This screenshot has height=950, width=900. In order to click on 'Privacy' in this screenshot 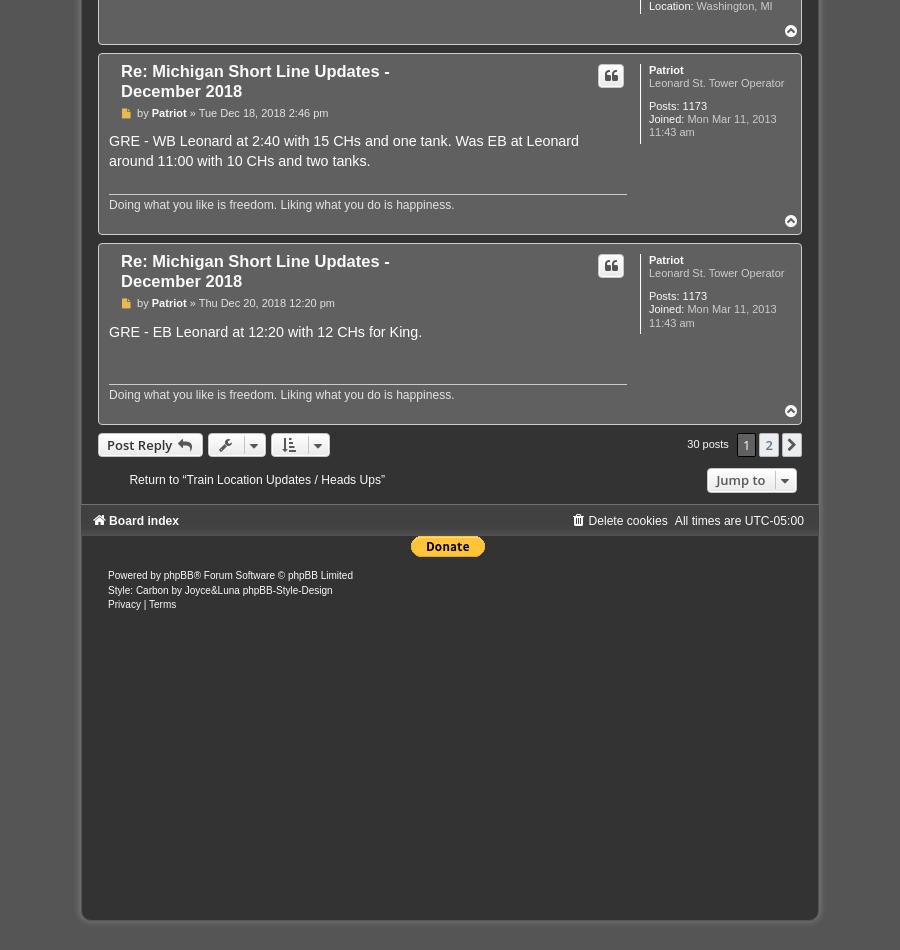, I will do `click(124, 604)`.